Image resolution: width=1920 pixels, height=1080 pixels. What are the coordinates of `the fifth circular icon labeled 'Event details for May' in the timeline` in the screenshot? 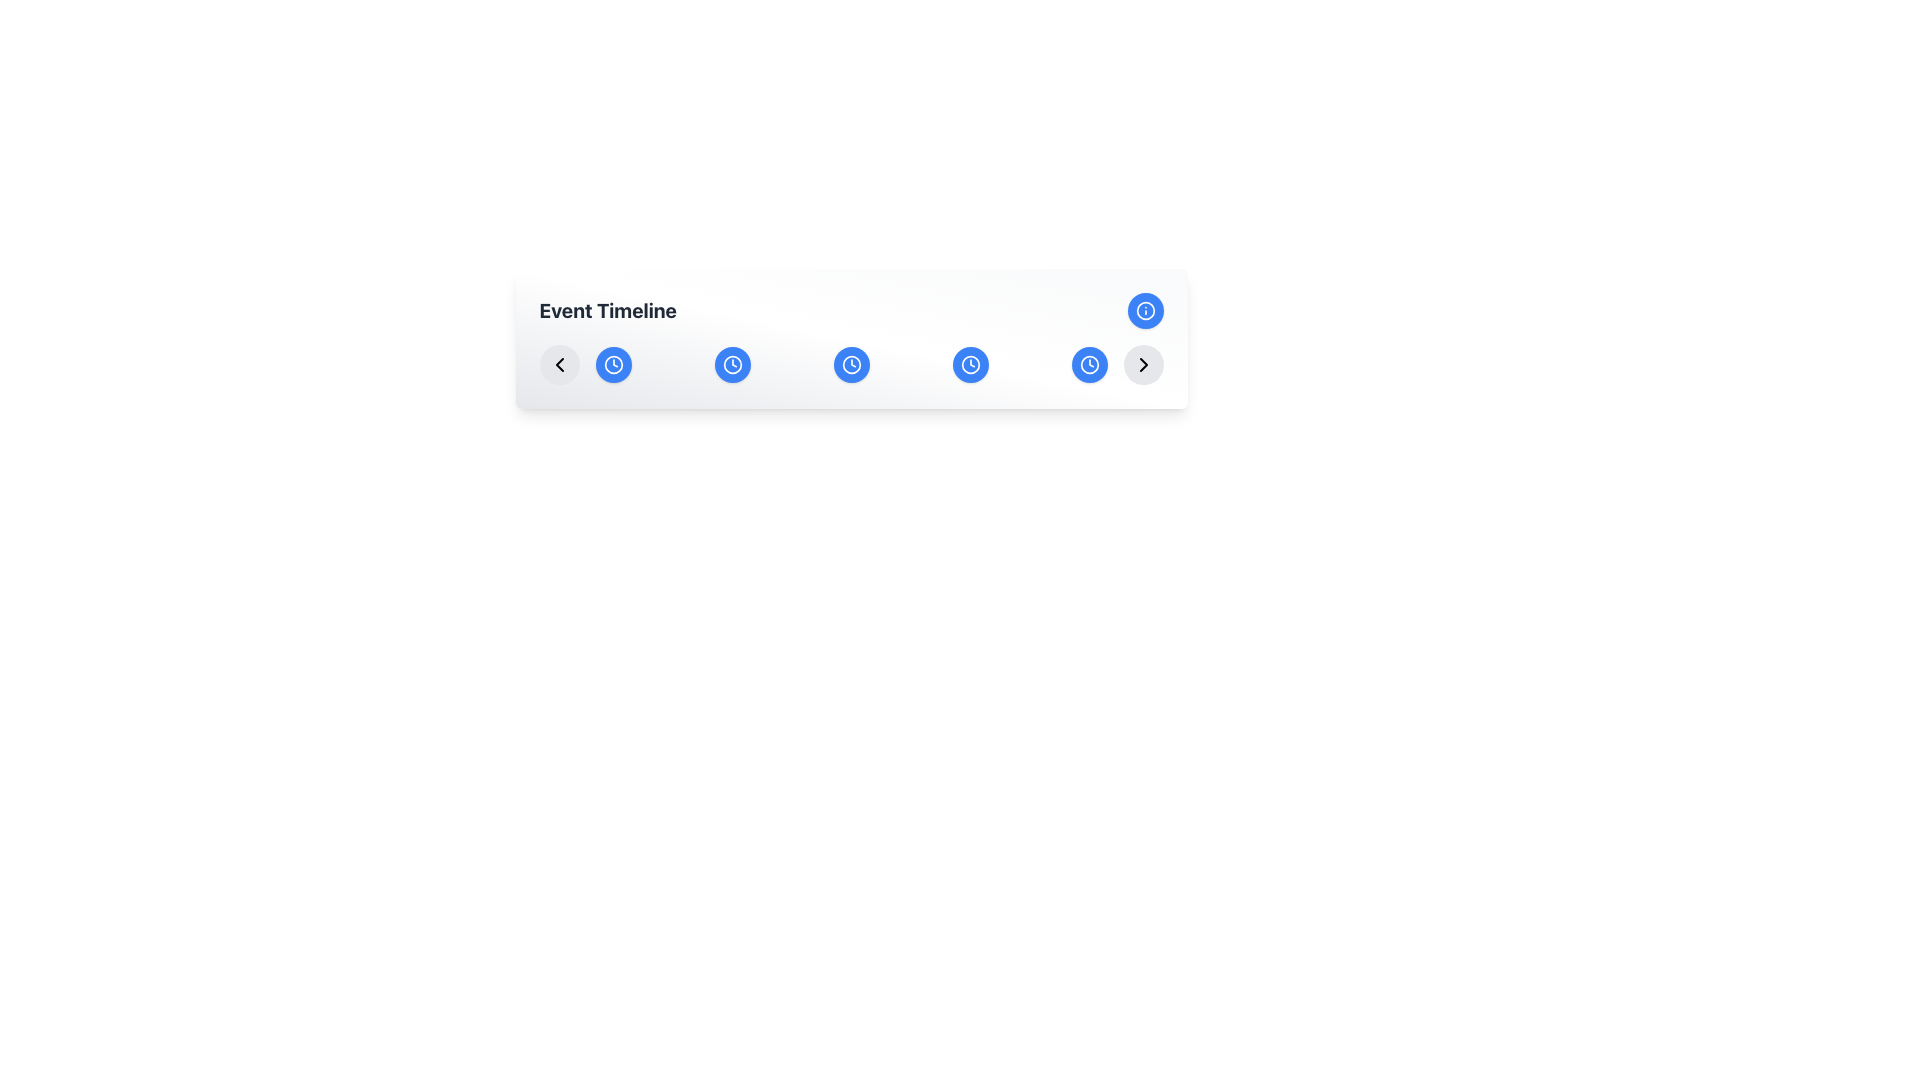 It's located at (1088, 365).